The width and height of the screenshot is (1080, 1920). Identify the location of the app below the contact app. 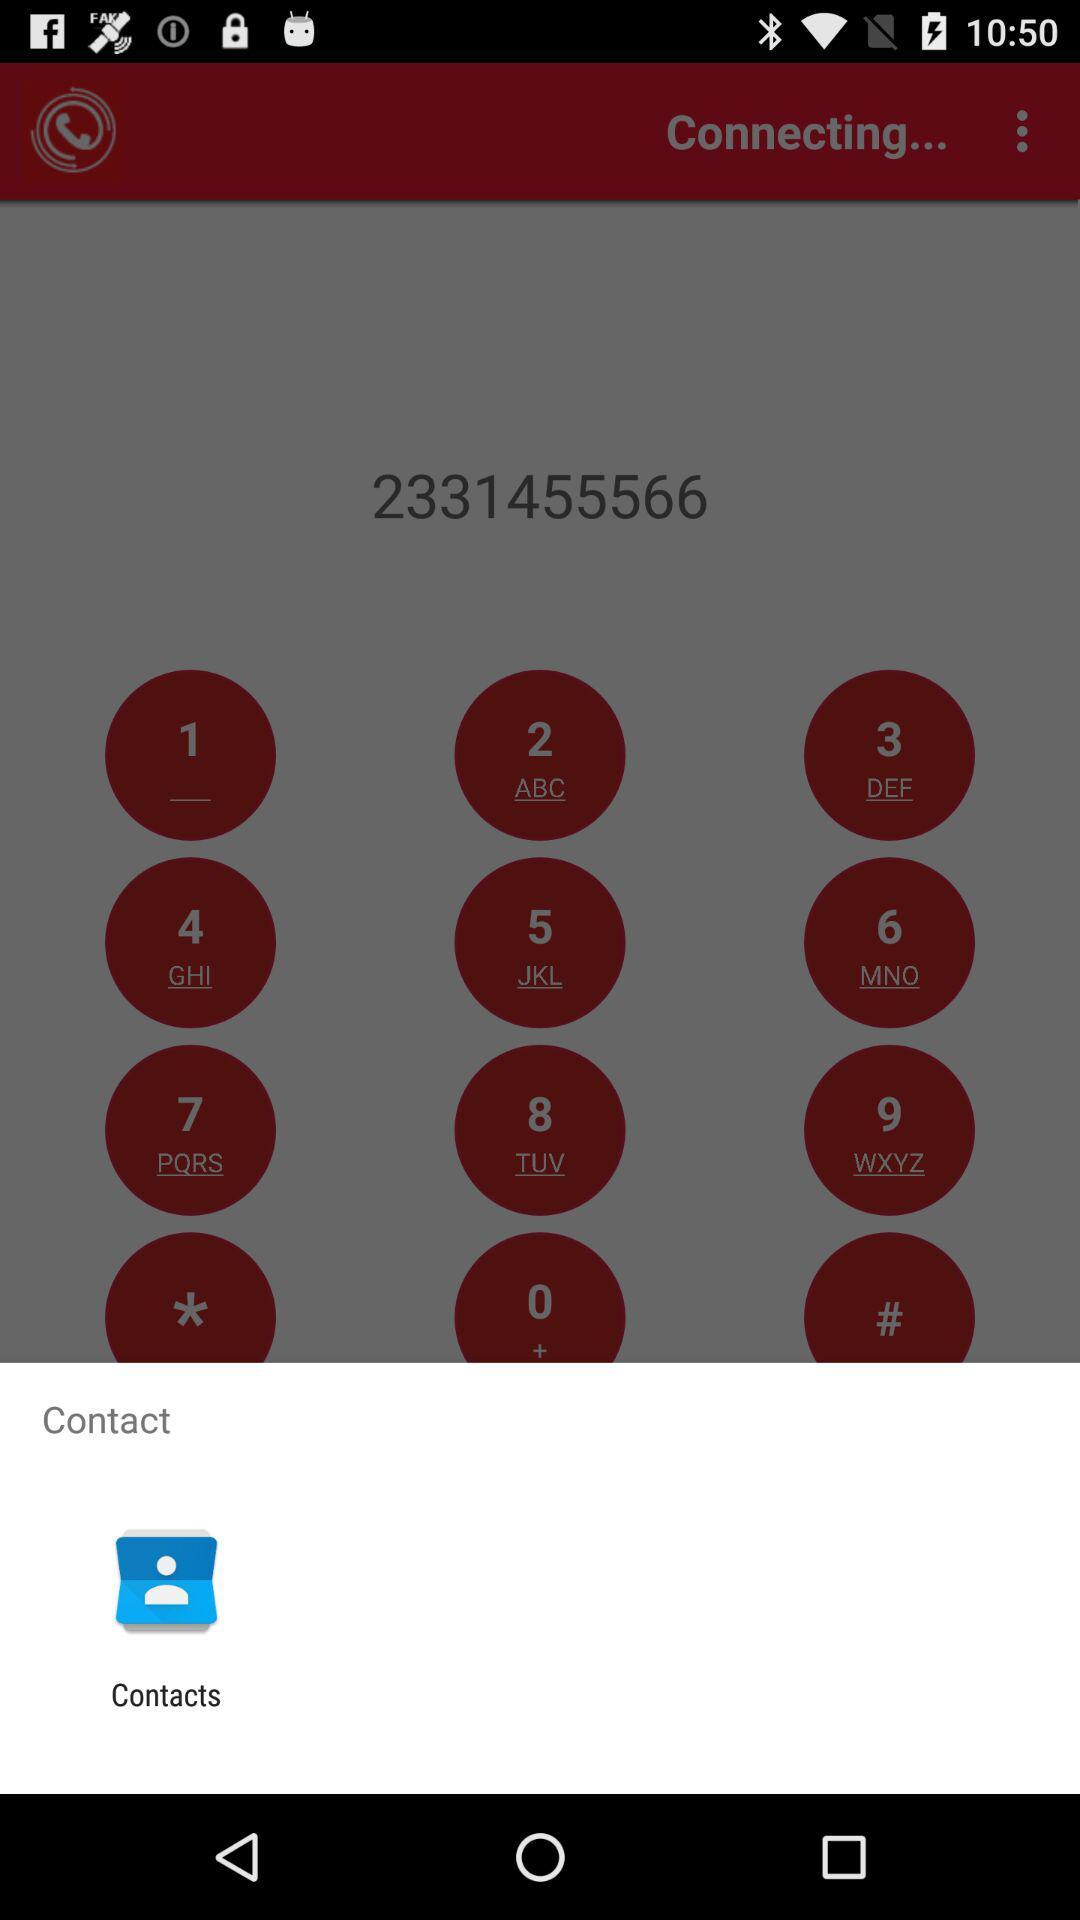
(165, 1579).